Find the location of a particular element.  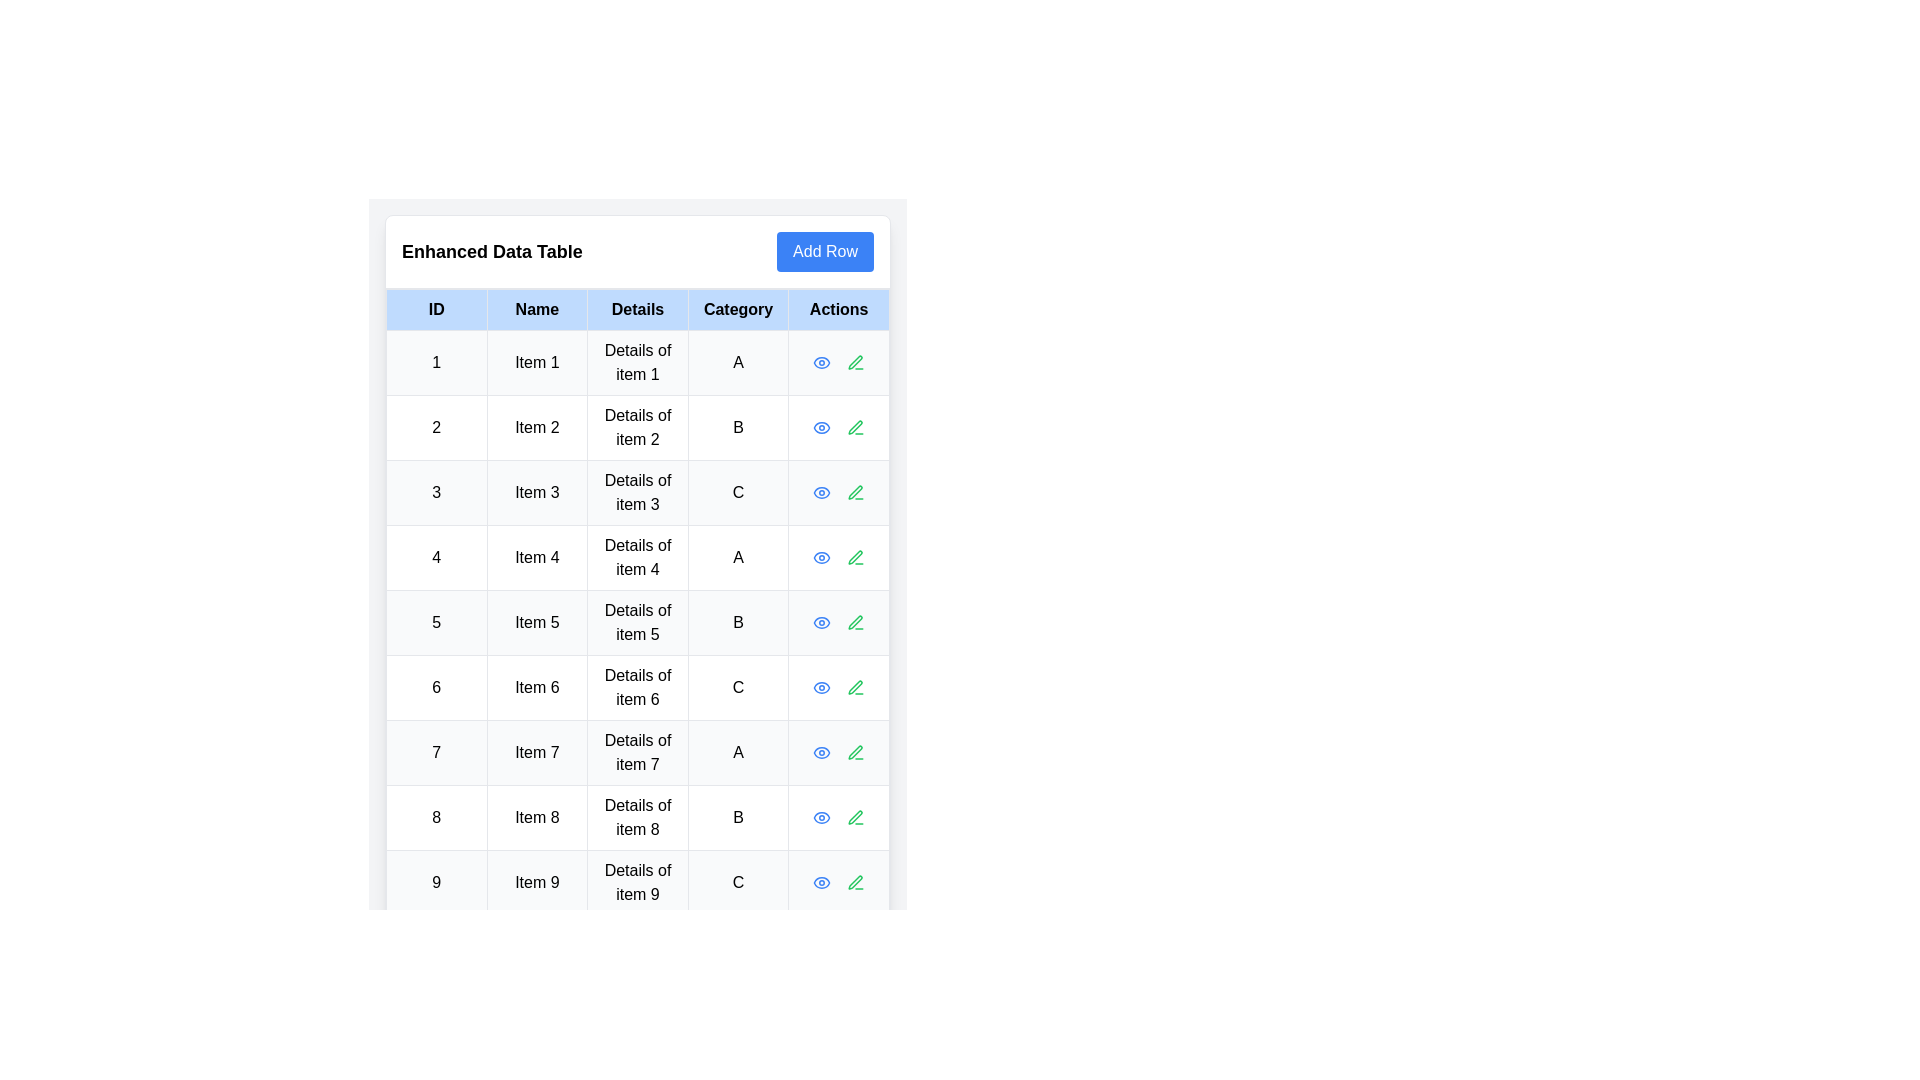

the Icon button located in the 'Actions' column for 'Item 8' in the table is located at coordinates (822, 817).